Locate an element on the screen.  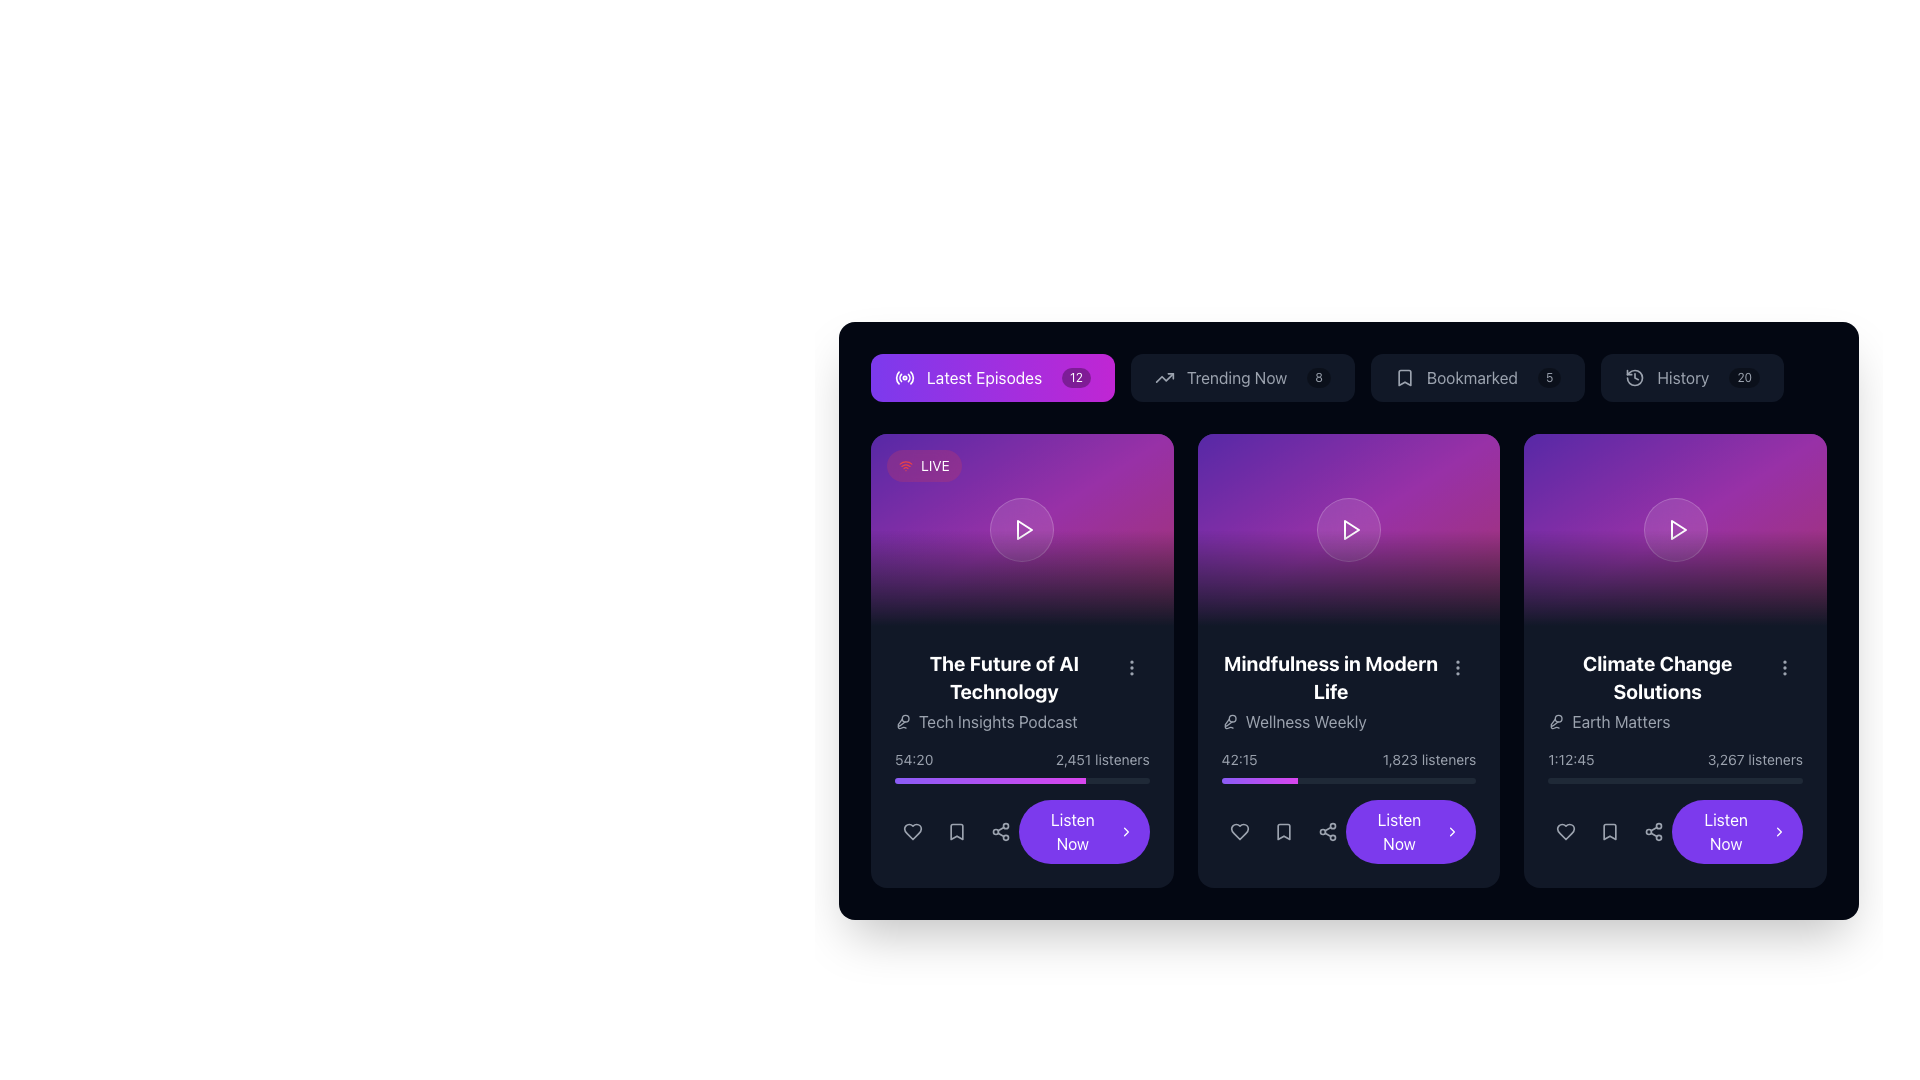
the Text Label that serves as the heading for the third card in a horizontal row of cards, summarizing the topic or theme of the content presented within the card is located at coordinates (1657, 690).